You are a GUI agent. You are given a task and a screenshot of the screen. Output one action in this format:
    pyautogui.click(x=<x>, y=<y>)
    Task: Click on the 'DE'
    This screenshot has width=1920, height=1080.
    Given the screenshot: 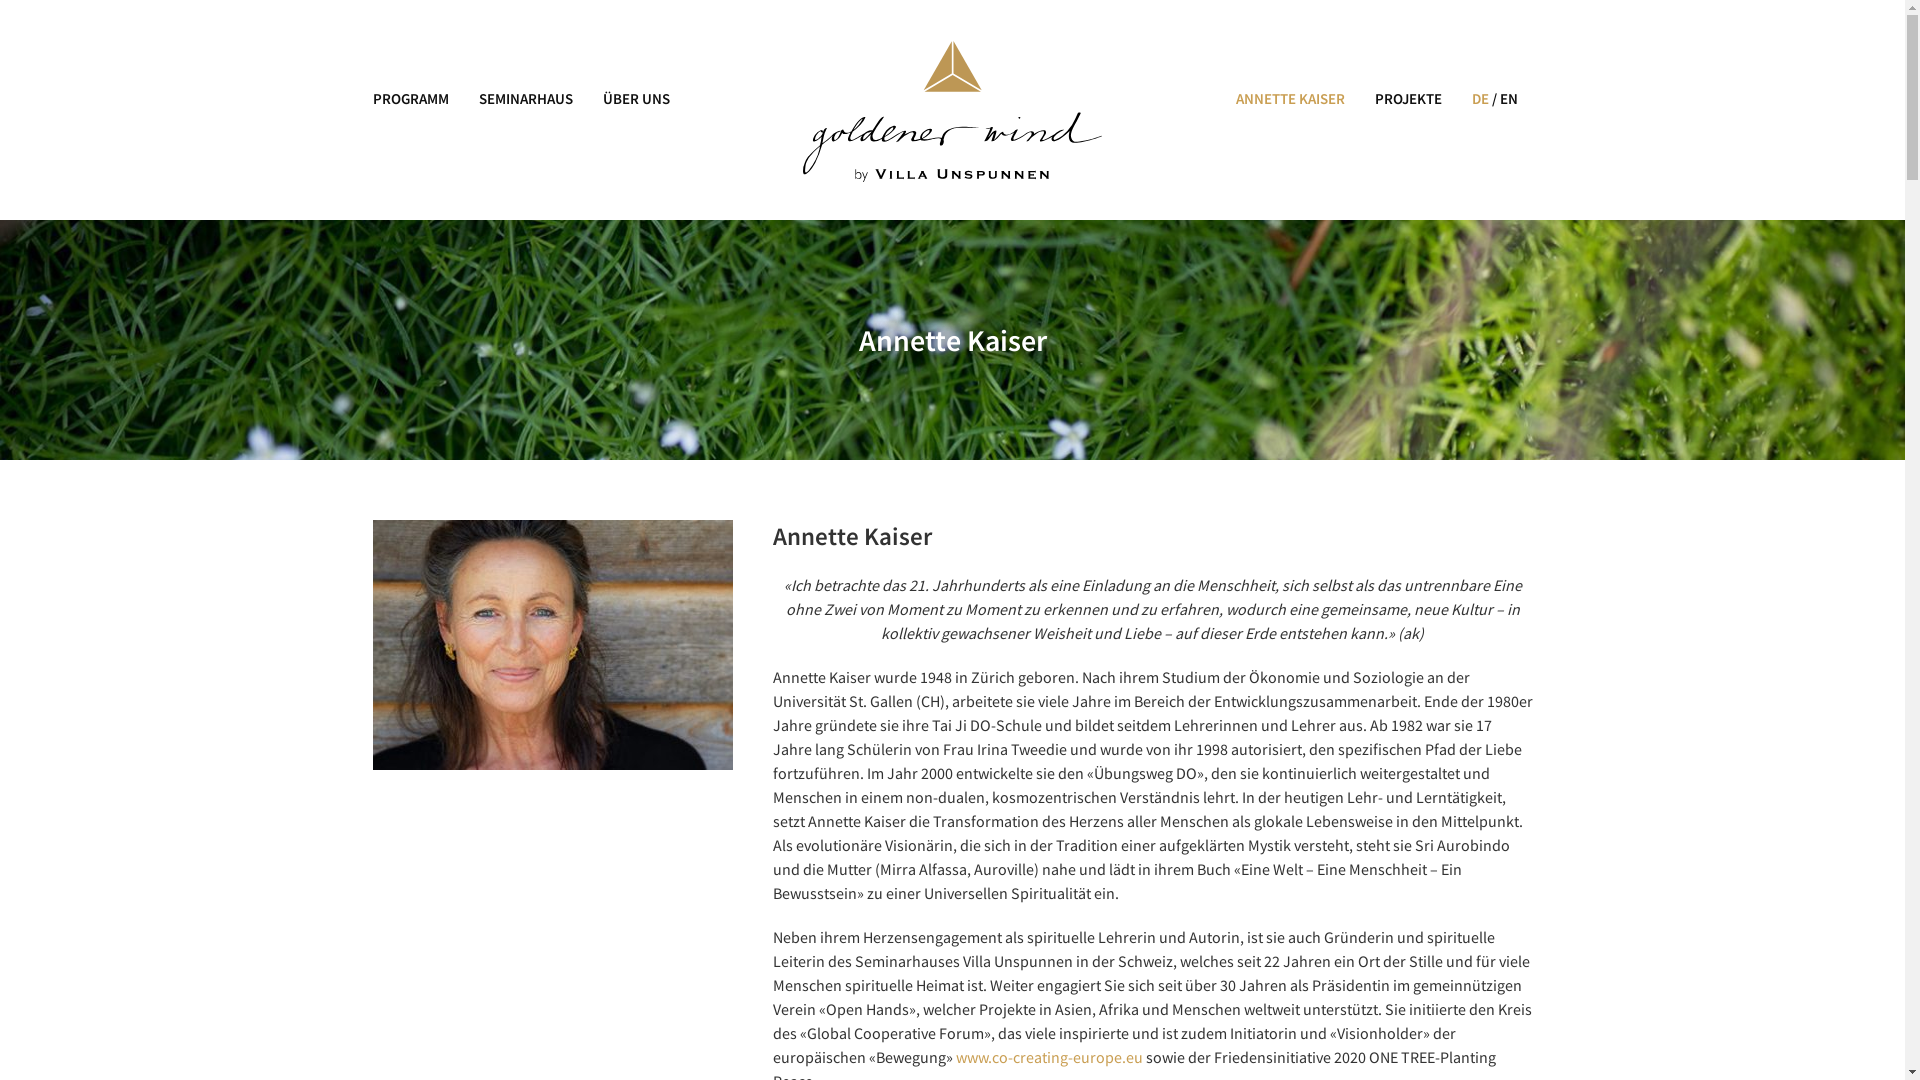 What is the action you would take?
    pyautogui.click(x=1476, y=99)
    